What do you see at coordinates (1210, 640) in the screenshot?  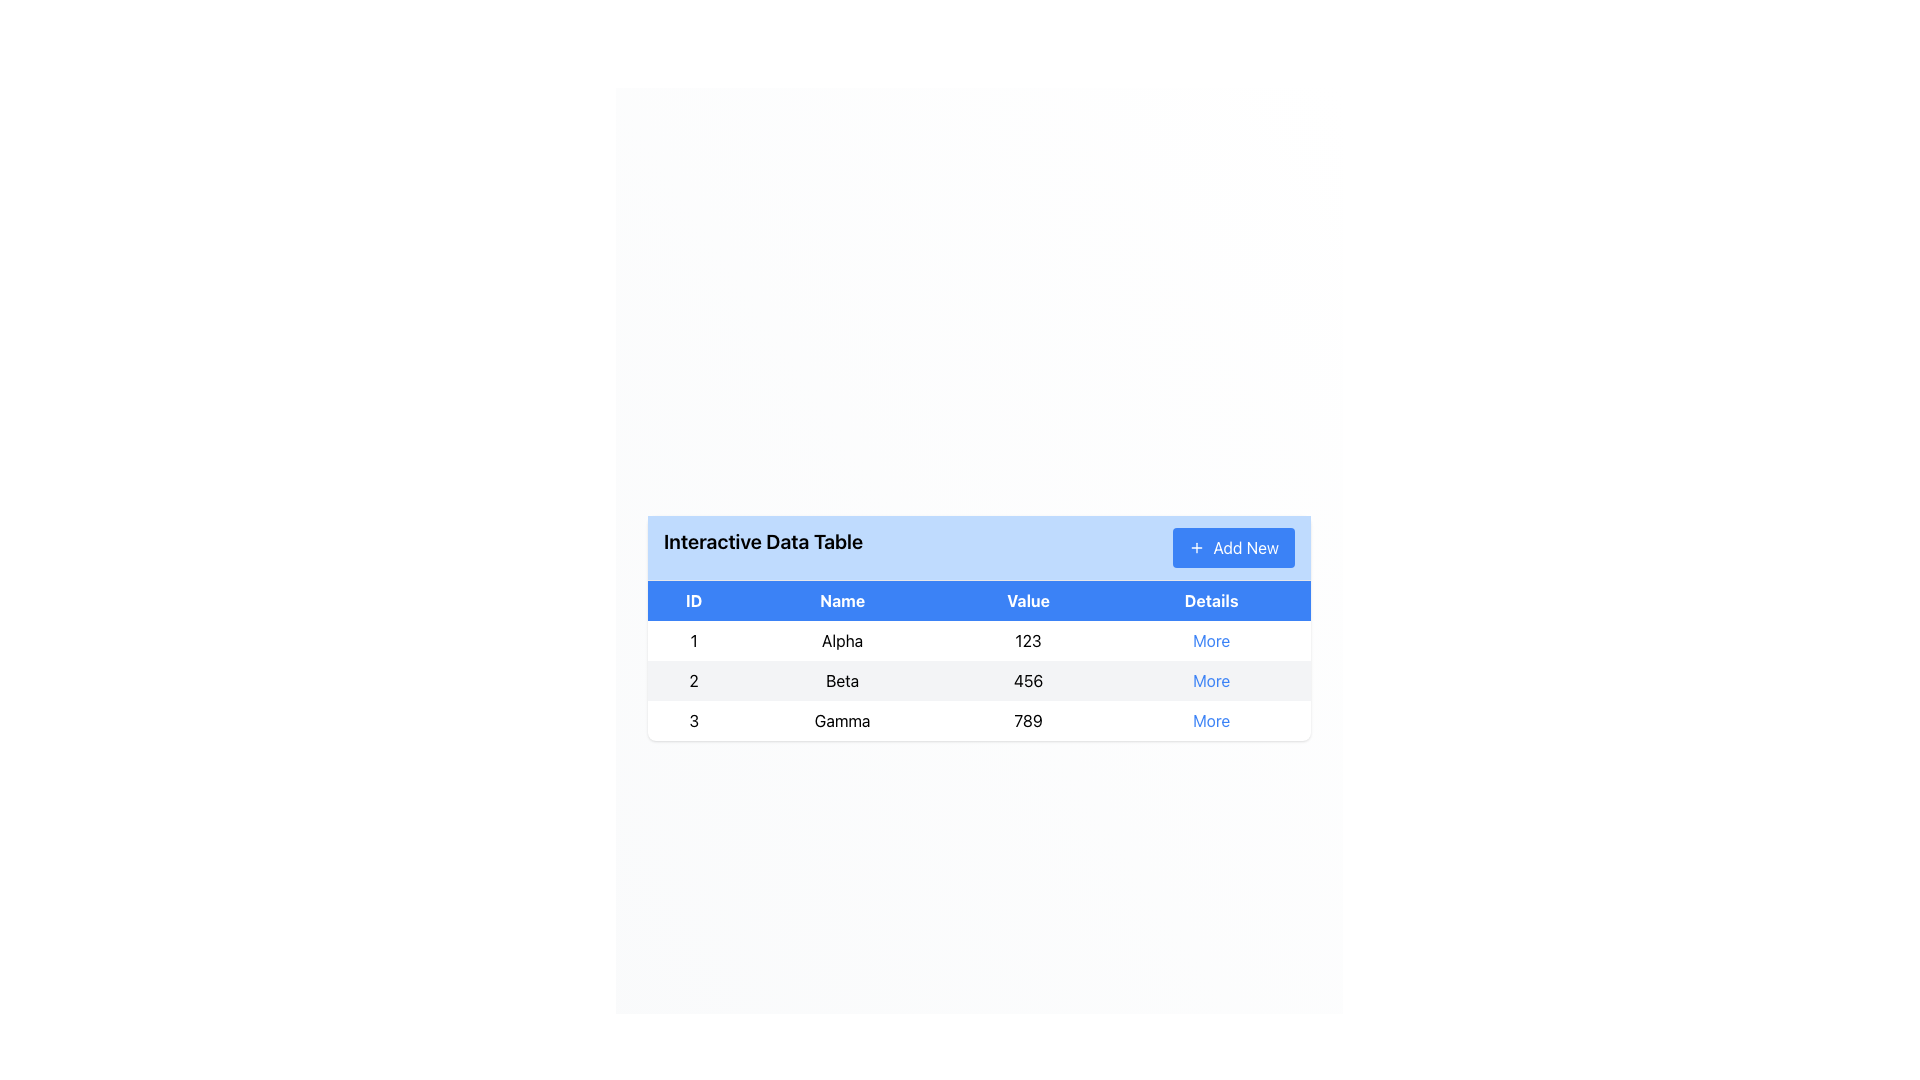 I see `the text link labeled 'More' in blue color located in the rightmost column of the first row of the table` at bounding box center [1210, 640].